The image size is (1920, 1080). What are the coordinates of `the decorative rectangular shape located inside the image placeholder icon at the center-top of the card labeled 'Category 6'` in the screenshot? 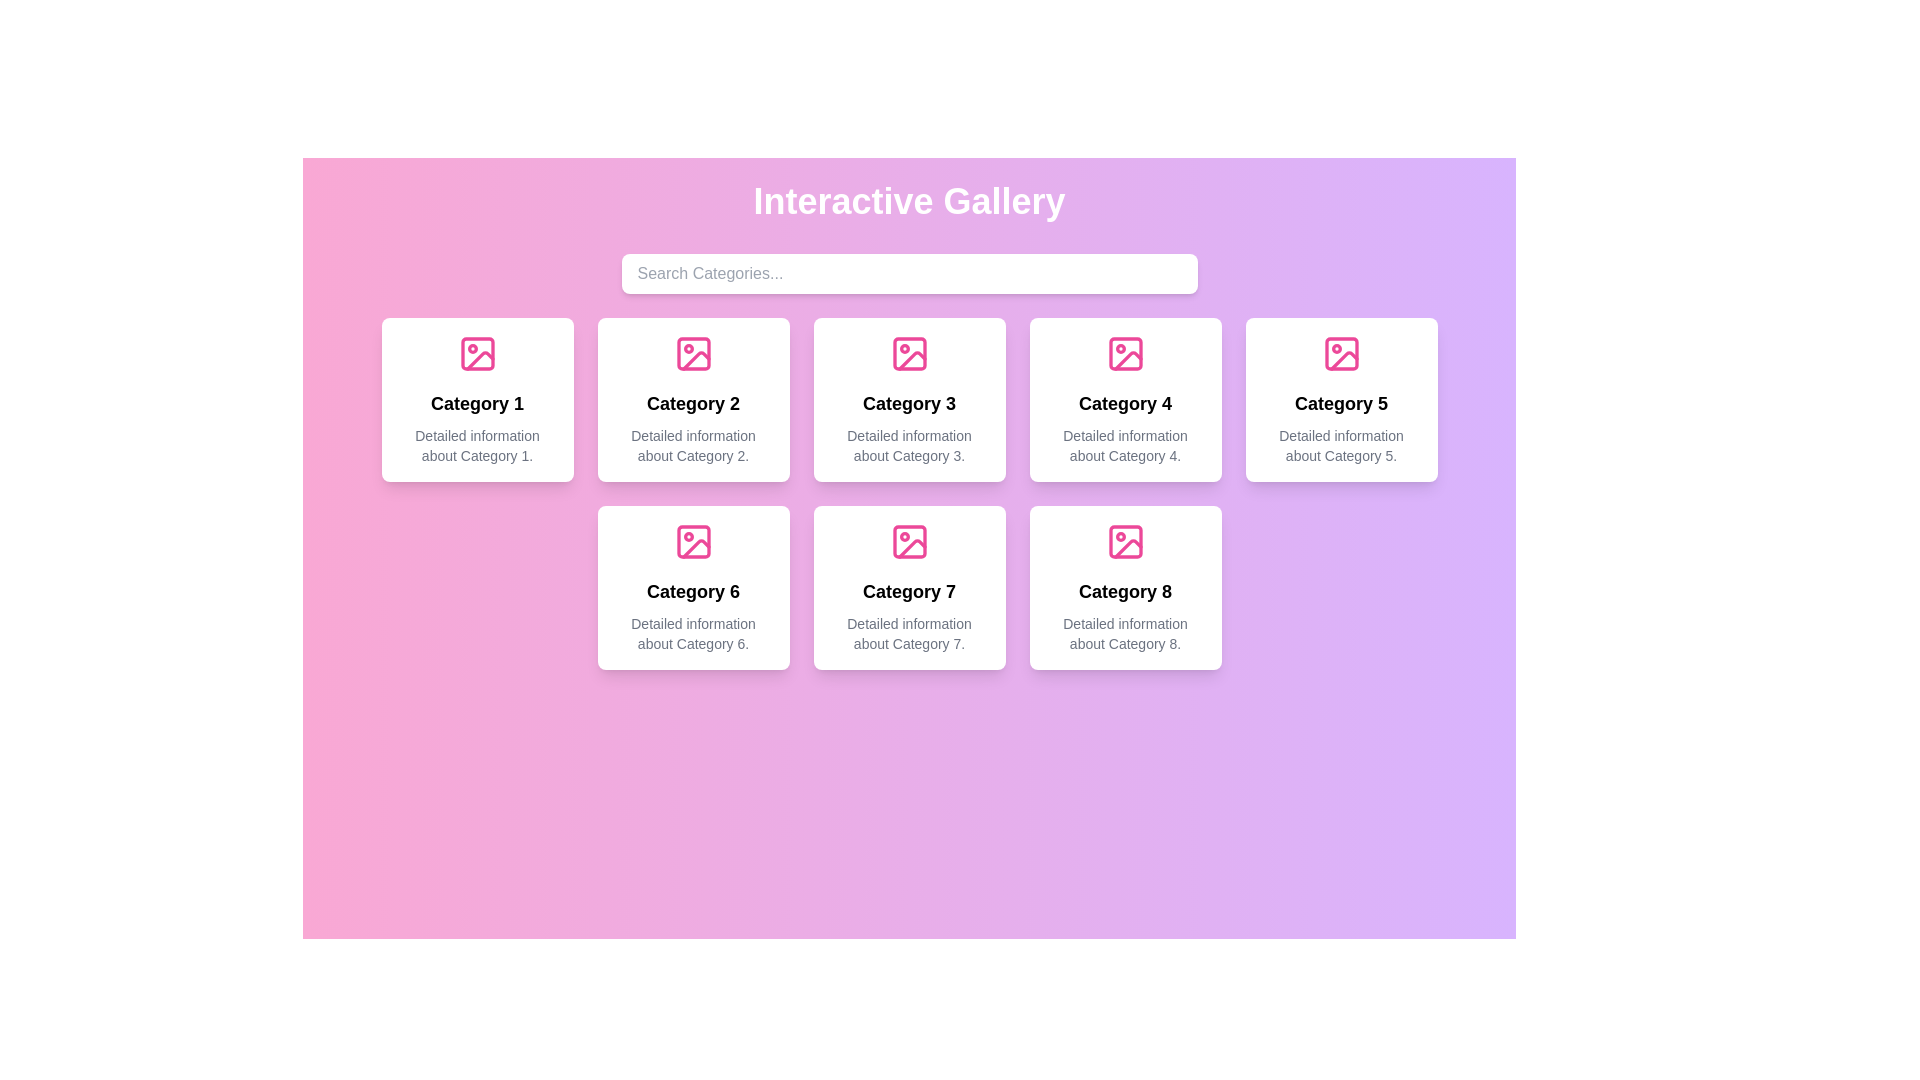 It's located at (693, 542).